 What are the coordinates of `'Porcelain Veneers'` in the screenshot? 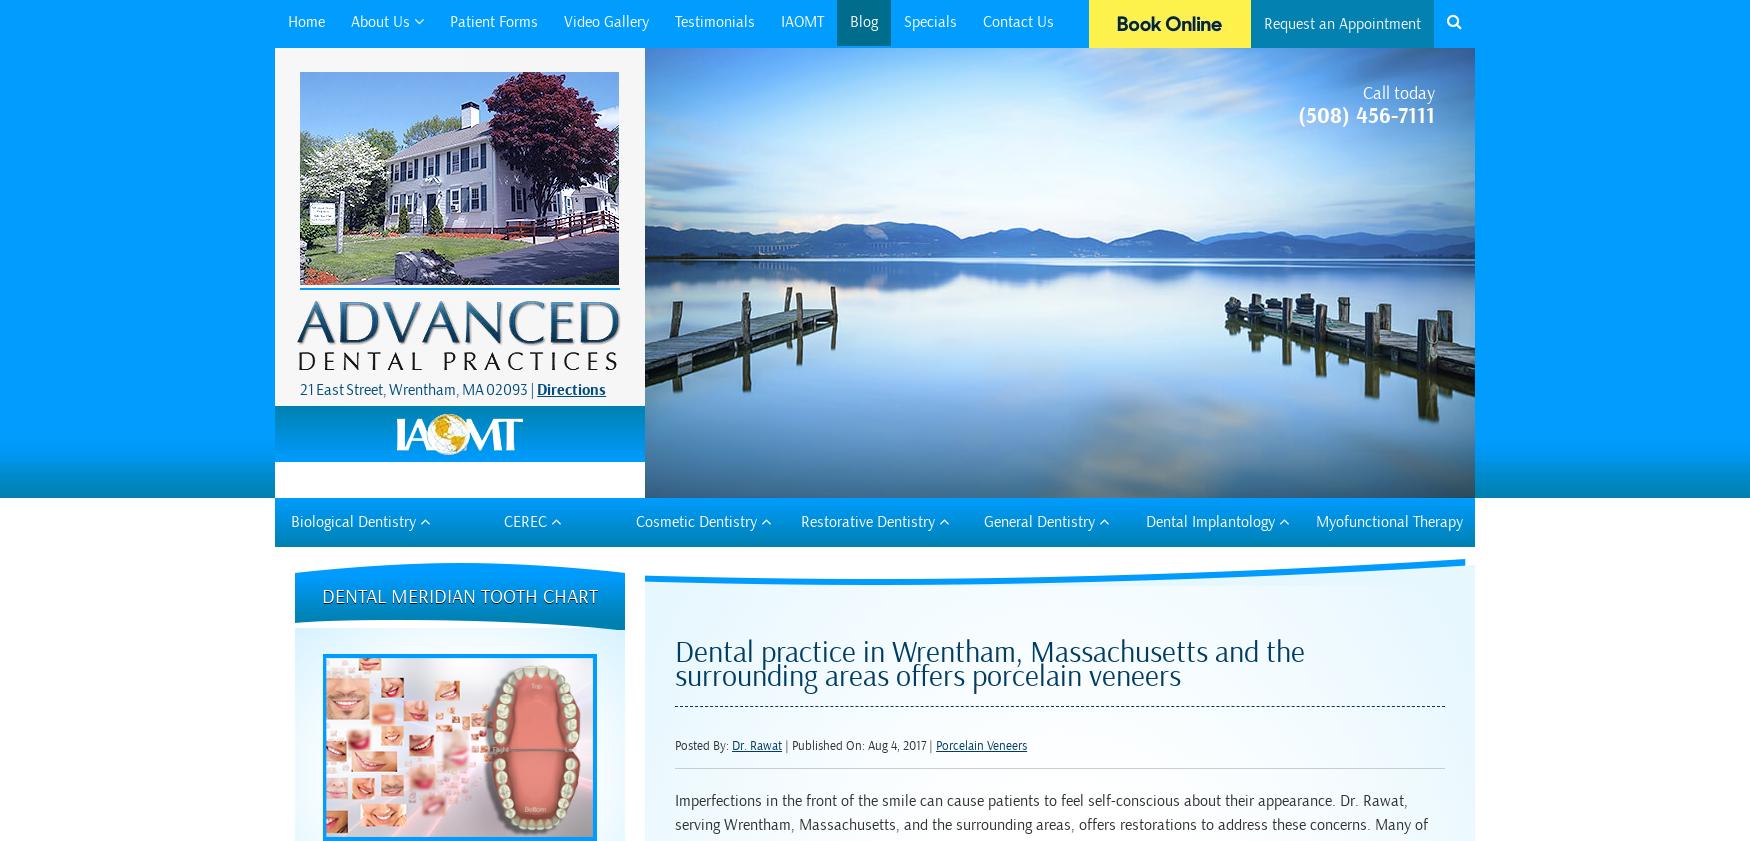 It's located at (981, 745).